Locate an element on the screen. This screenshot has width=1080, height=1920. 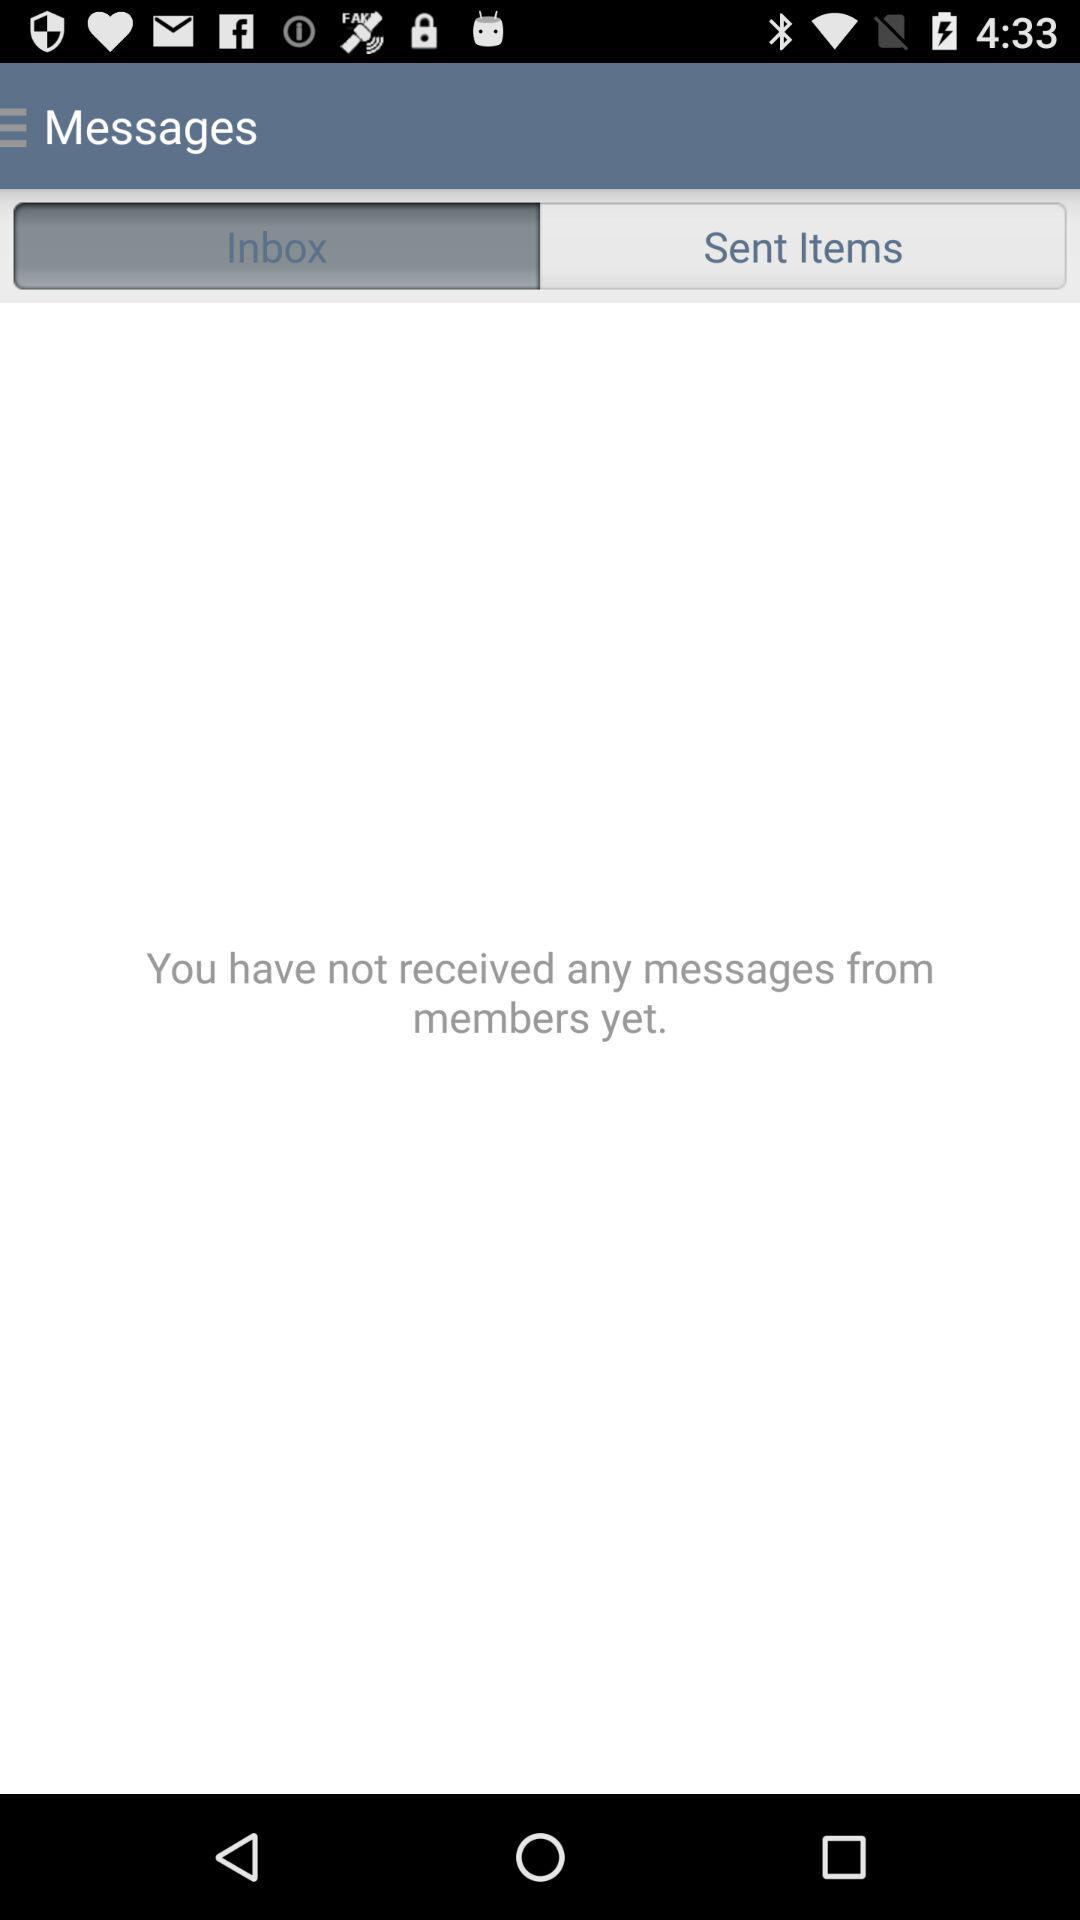
the sent items item is located at coordinates (802, 244).